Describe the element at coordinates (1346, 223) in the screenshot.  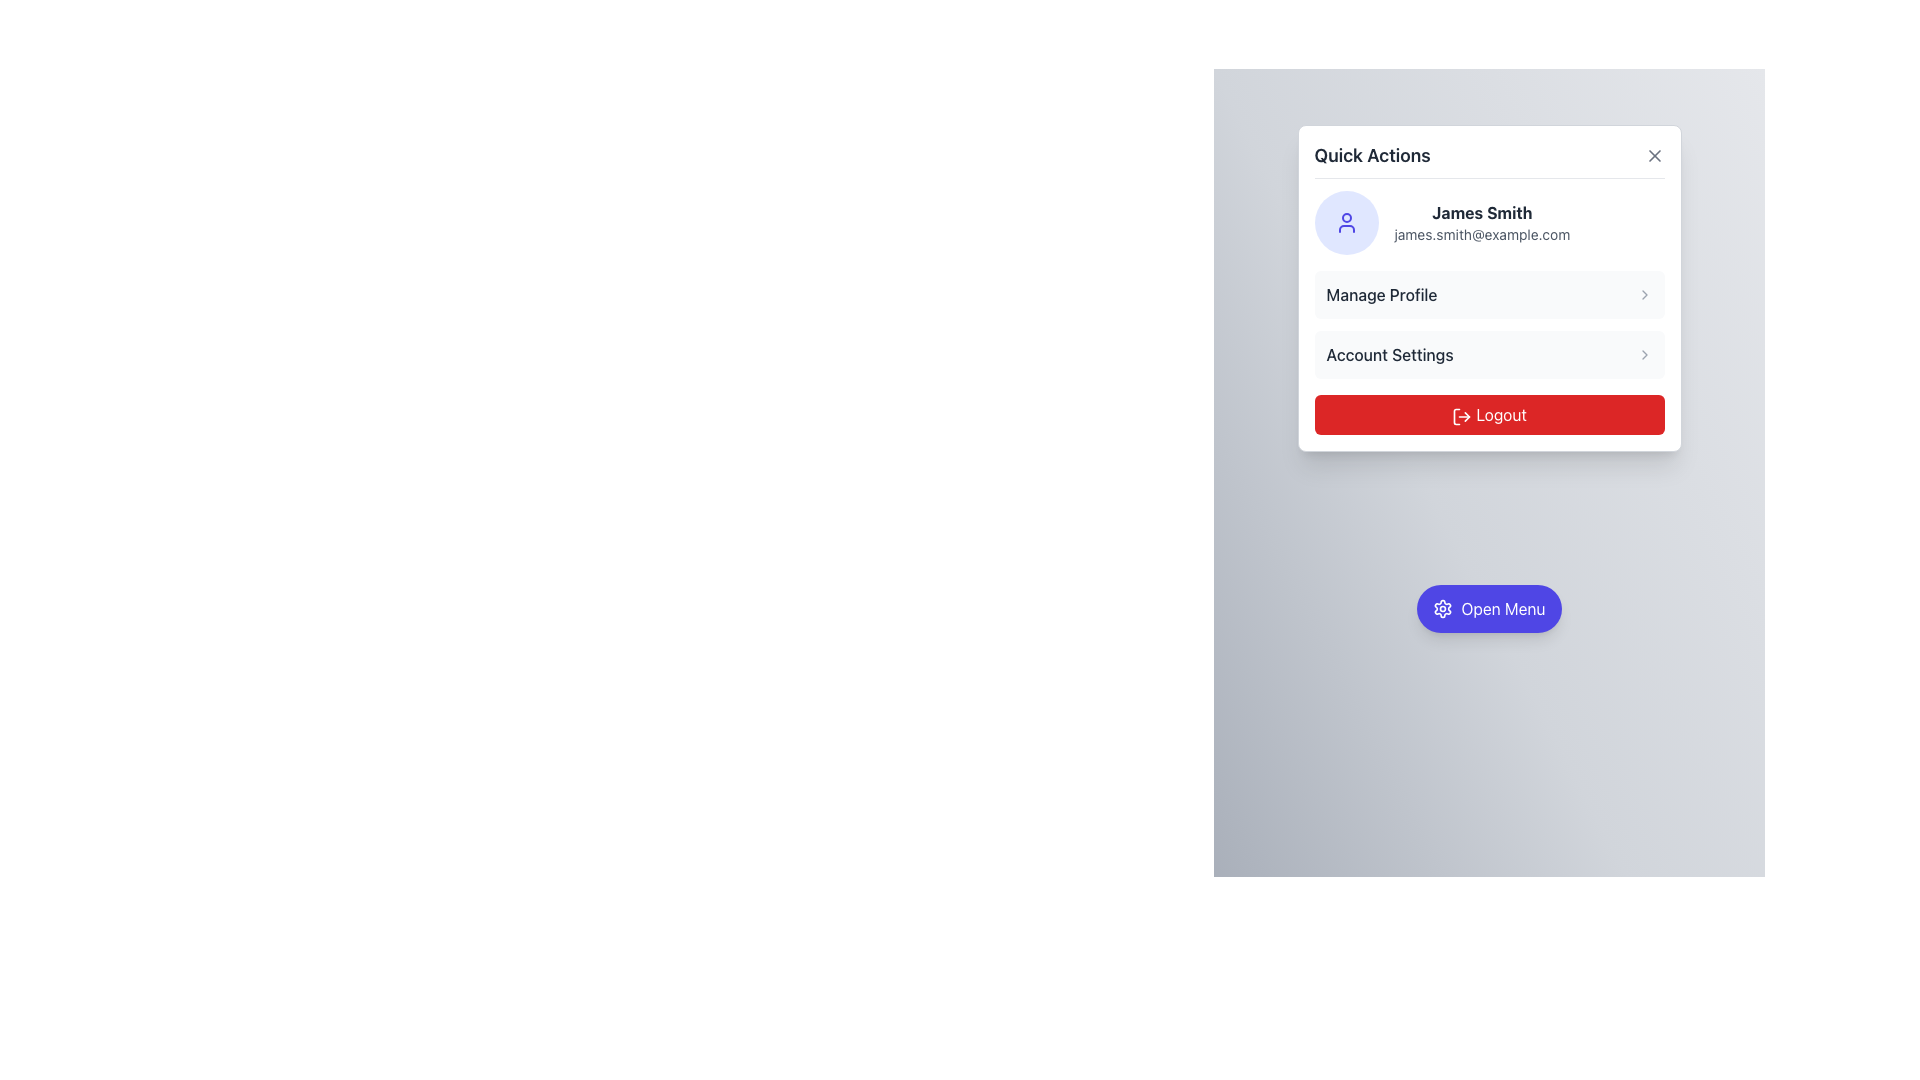
I see `the user profile SVG icon located in the Quick Actions modal dialog, which is set against a circular indigo-light background at the top-left of the panel` at that location.